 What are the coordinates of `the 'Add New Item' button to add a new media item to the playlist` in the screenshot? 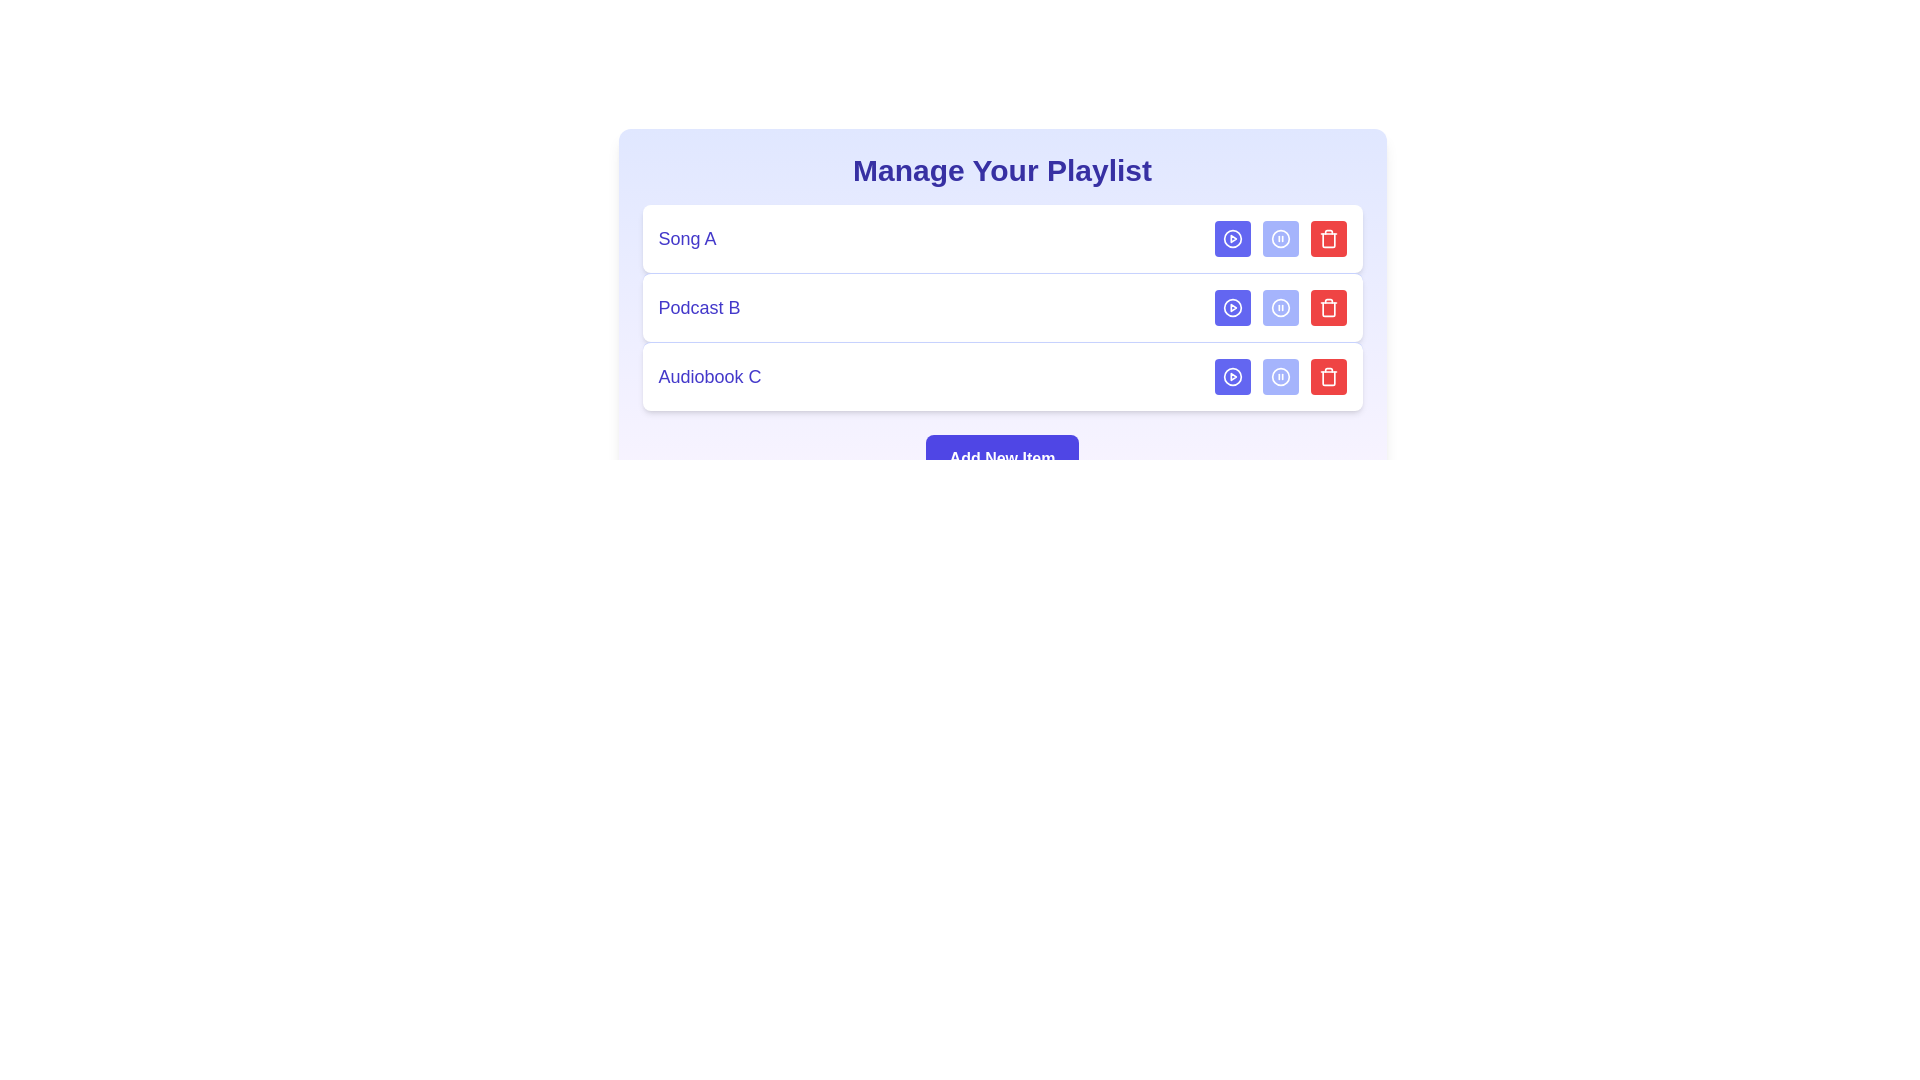 It's located at (1002, 459).